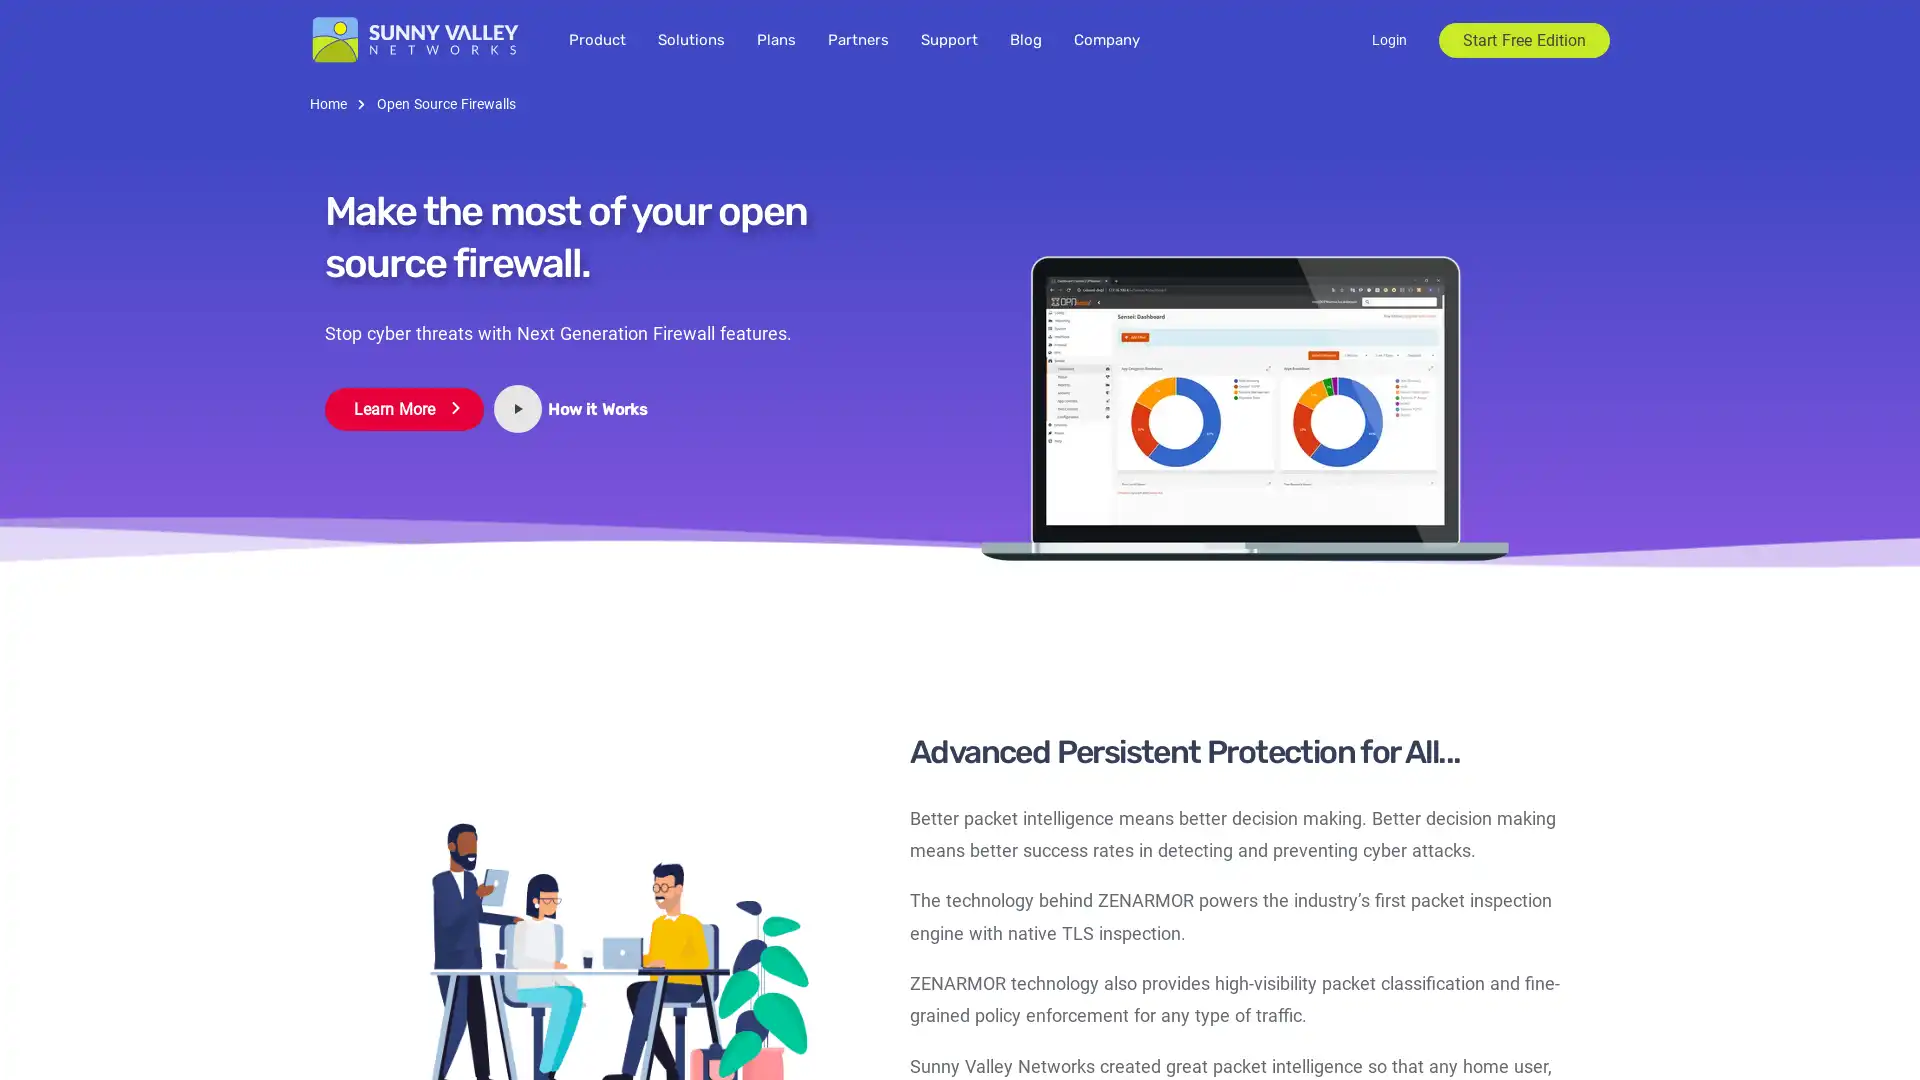 The height and width of the screenshot is (1080, 1920). Describe the element at coordinates (403, 408) in the screenshot. I see `Learn More` at that location.